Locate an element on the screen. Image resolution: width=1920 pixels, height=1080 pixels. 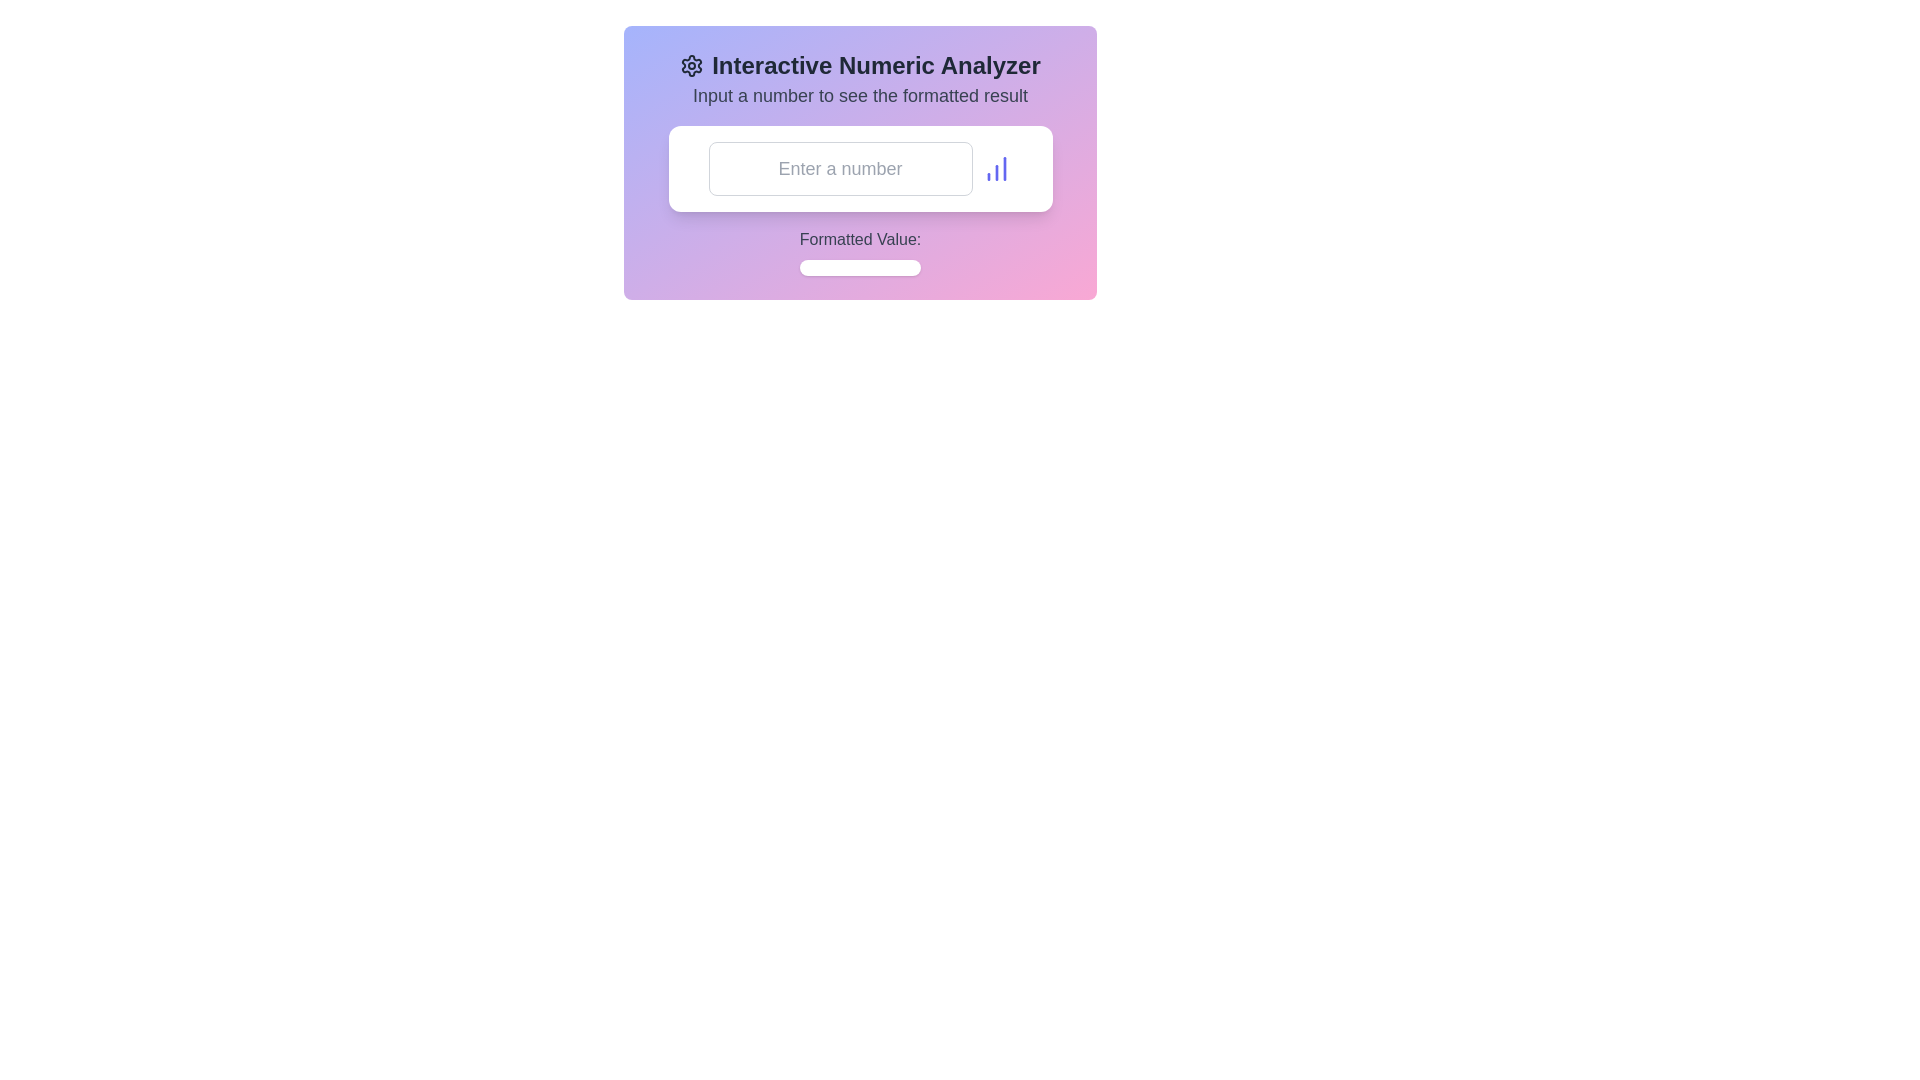
the large, horizontally aligned text input field with a placeholder that reads 'Enter a number' to select the text is located at coordinates (840, 168).